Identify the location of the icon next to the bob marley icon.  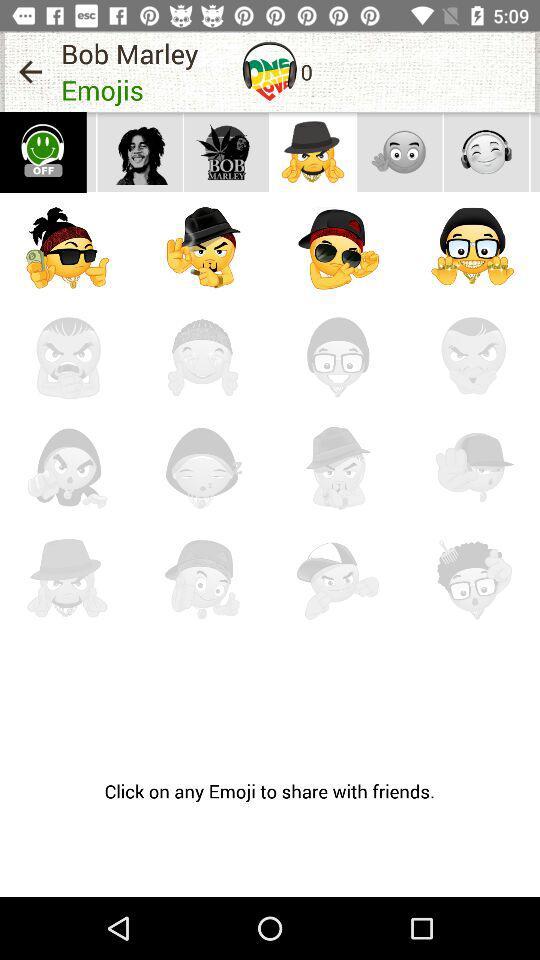
(29, 71).